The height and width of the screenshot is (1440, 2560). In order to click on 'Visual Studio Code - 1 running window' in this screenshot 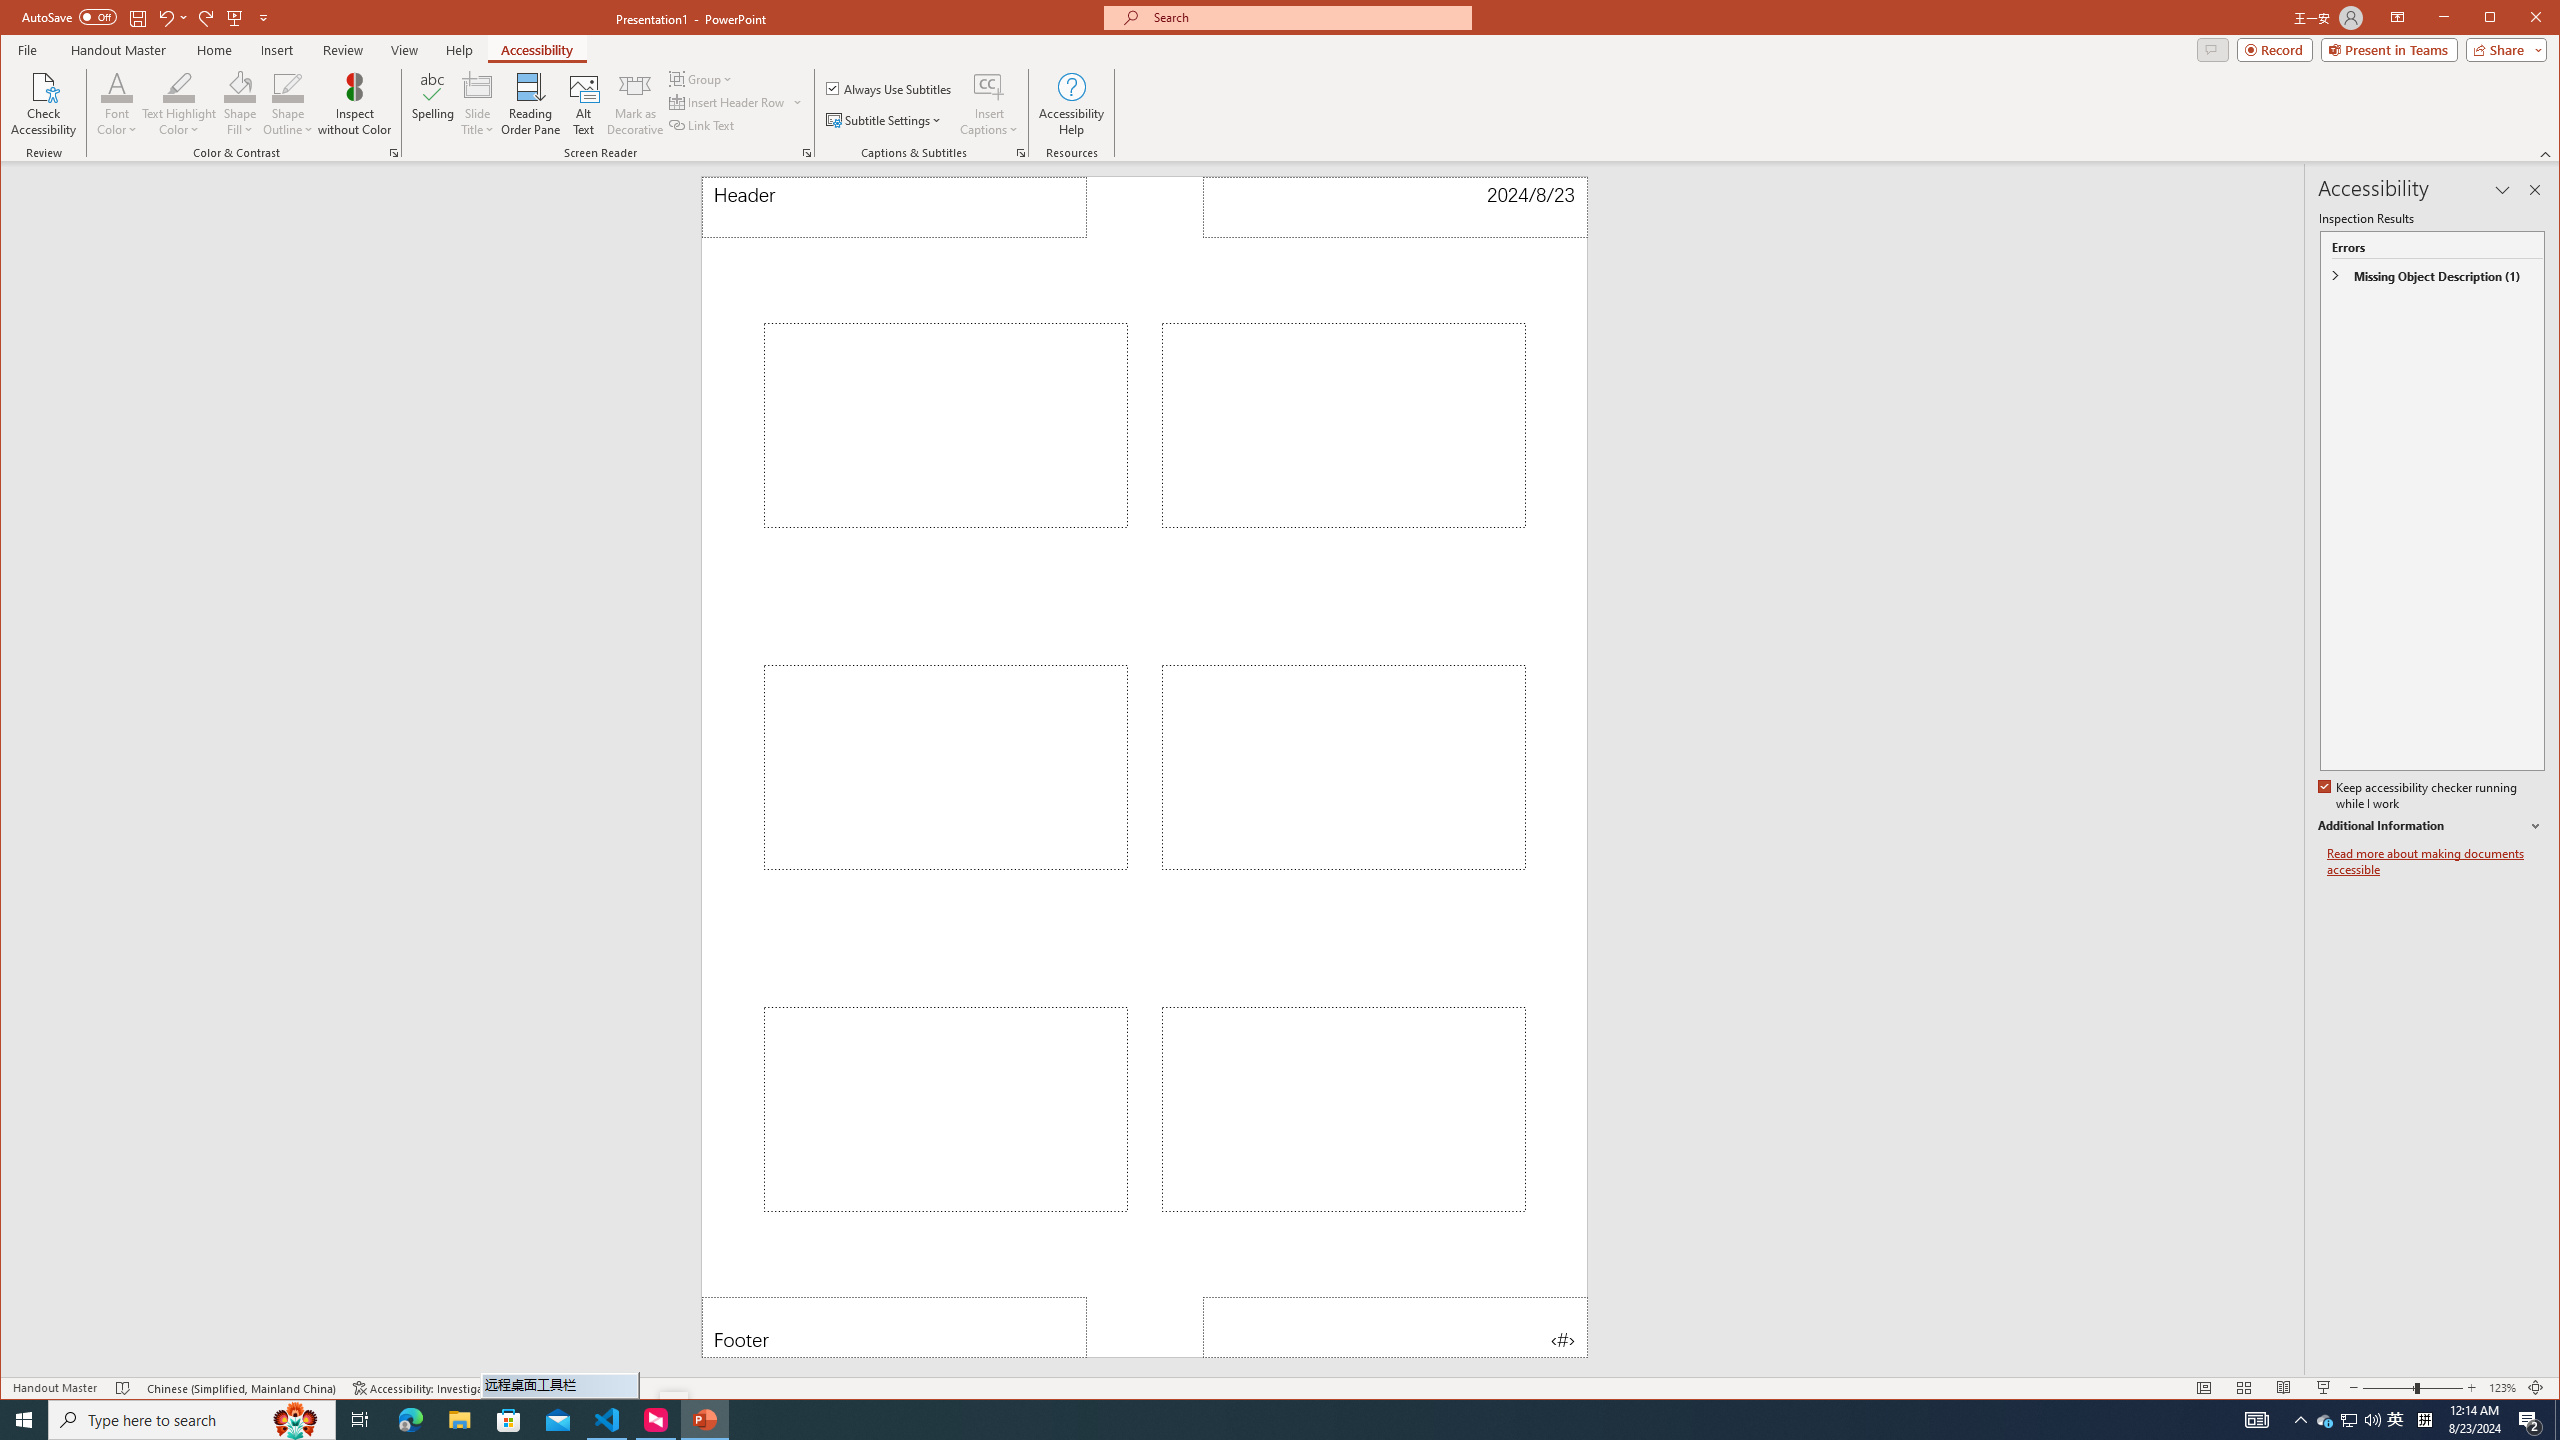, I will do `click(607, 1418)`.